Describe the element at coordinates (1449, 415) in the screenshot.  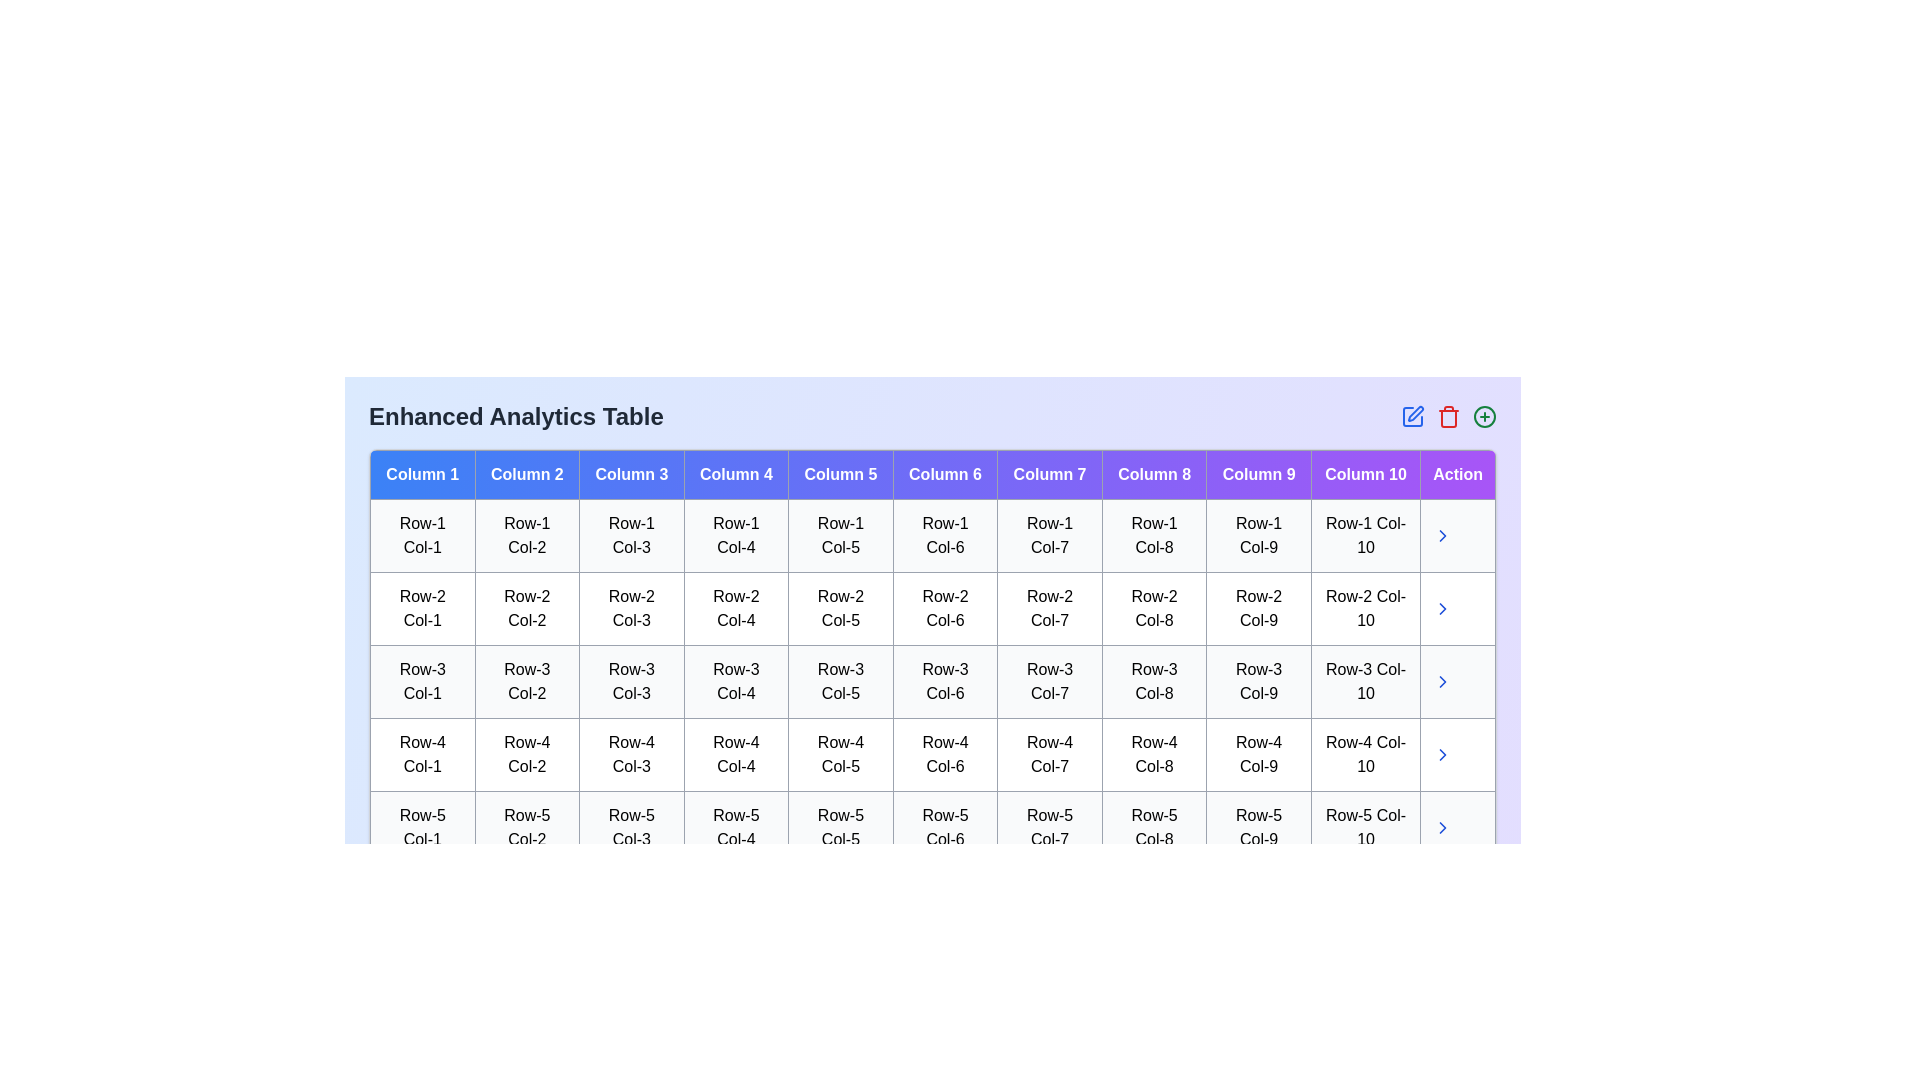
I see `delete icon in the header of the Enhanced Analytics Table` at that location.